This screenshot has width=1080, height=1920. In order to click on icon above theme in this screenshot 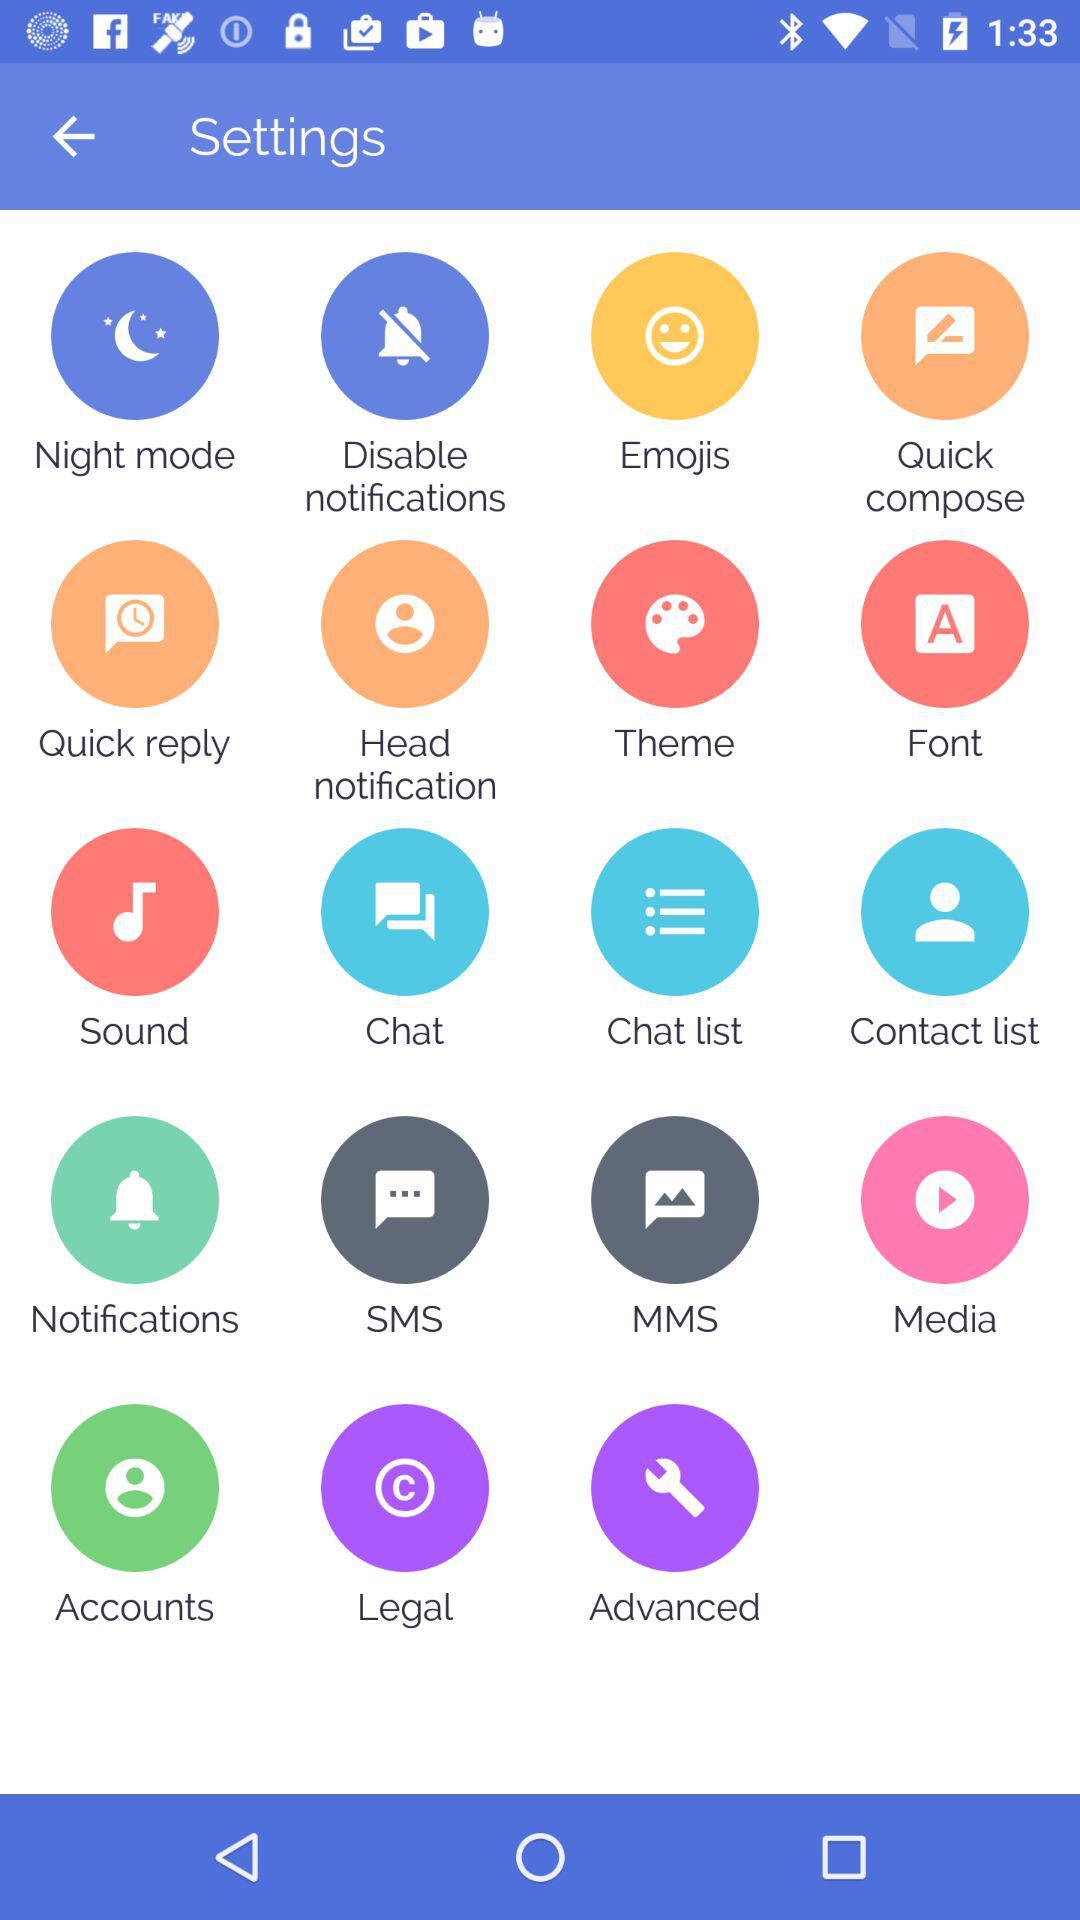, I will do `click(675, 623)`.